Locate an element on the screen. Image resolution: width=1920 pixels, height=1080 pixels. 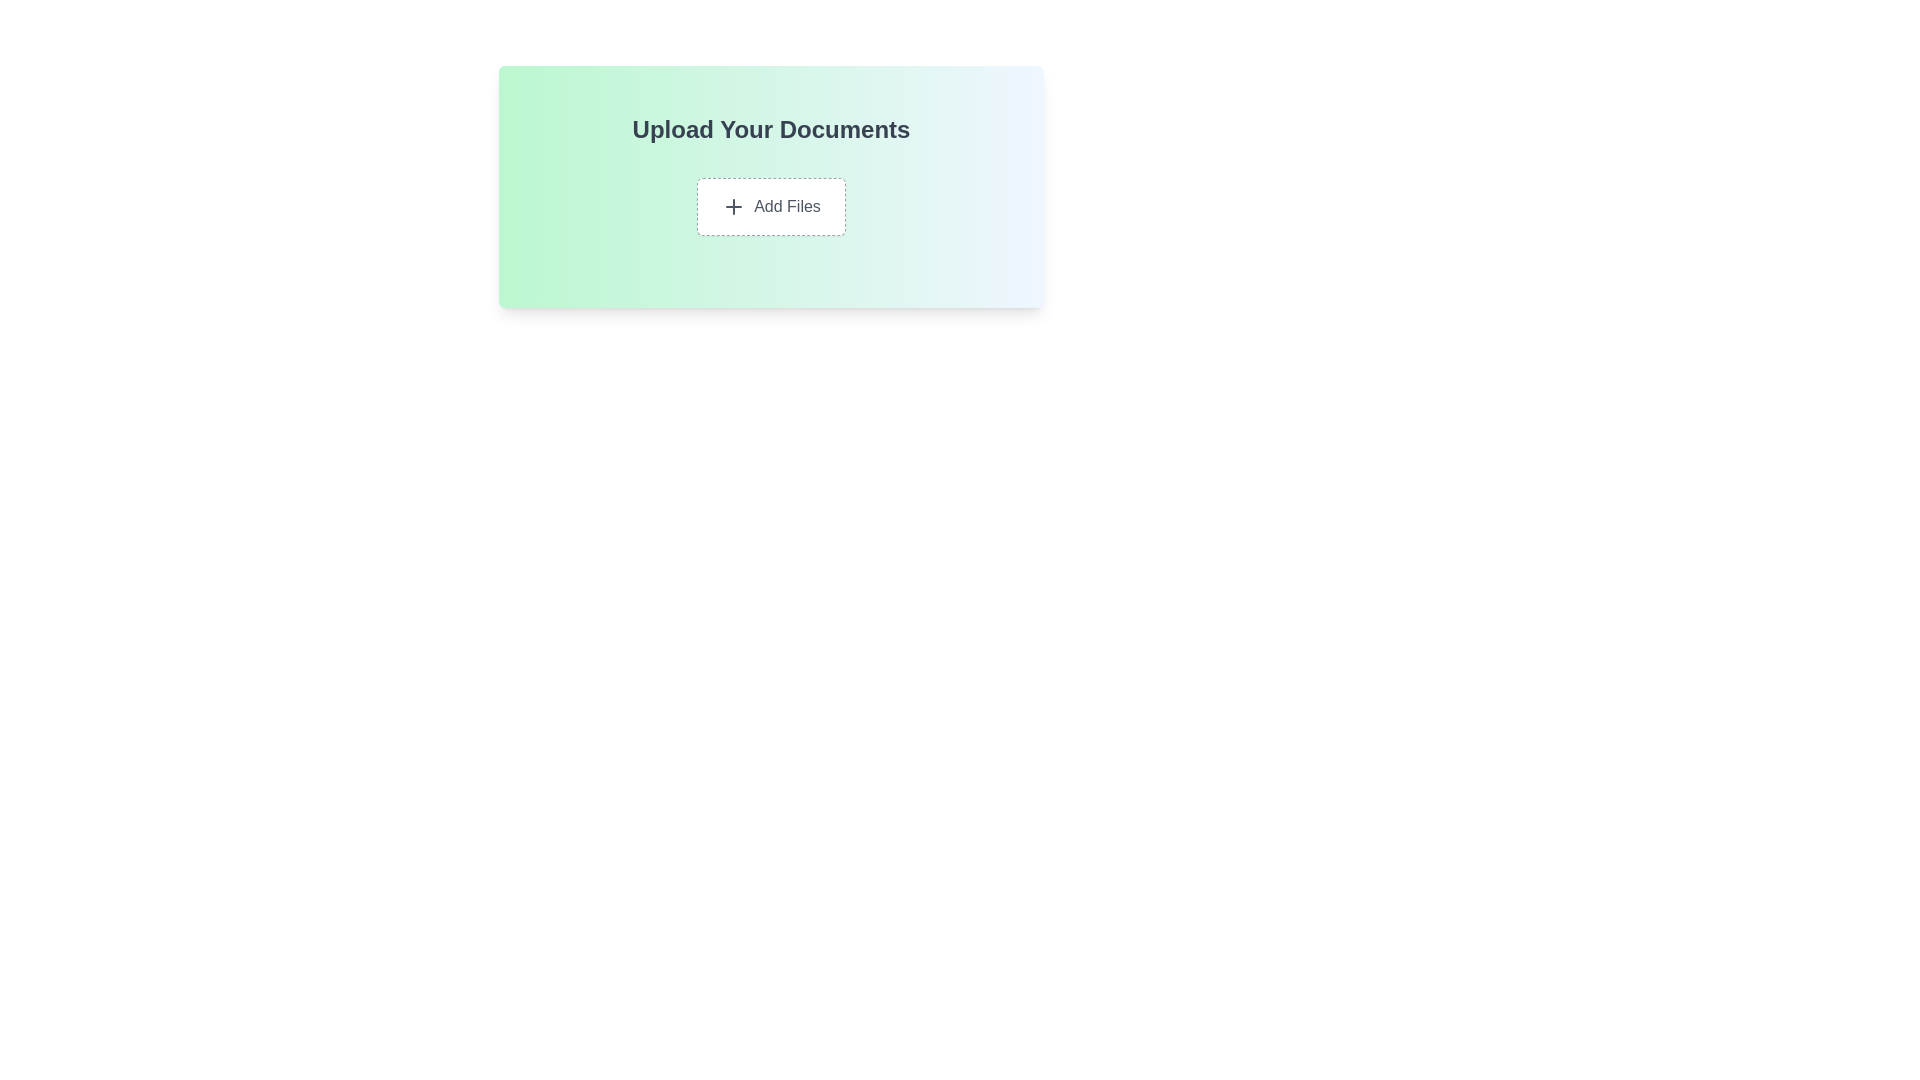
the 'Add Files' button, which is located centrally within a composite UI component that features a gradient background and the header text 'Upload Your Documents' is located at coordinates (770, 235).